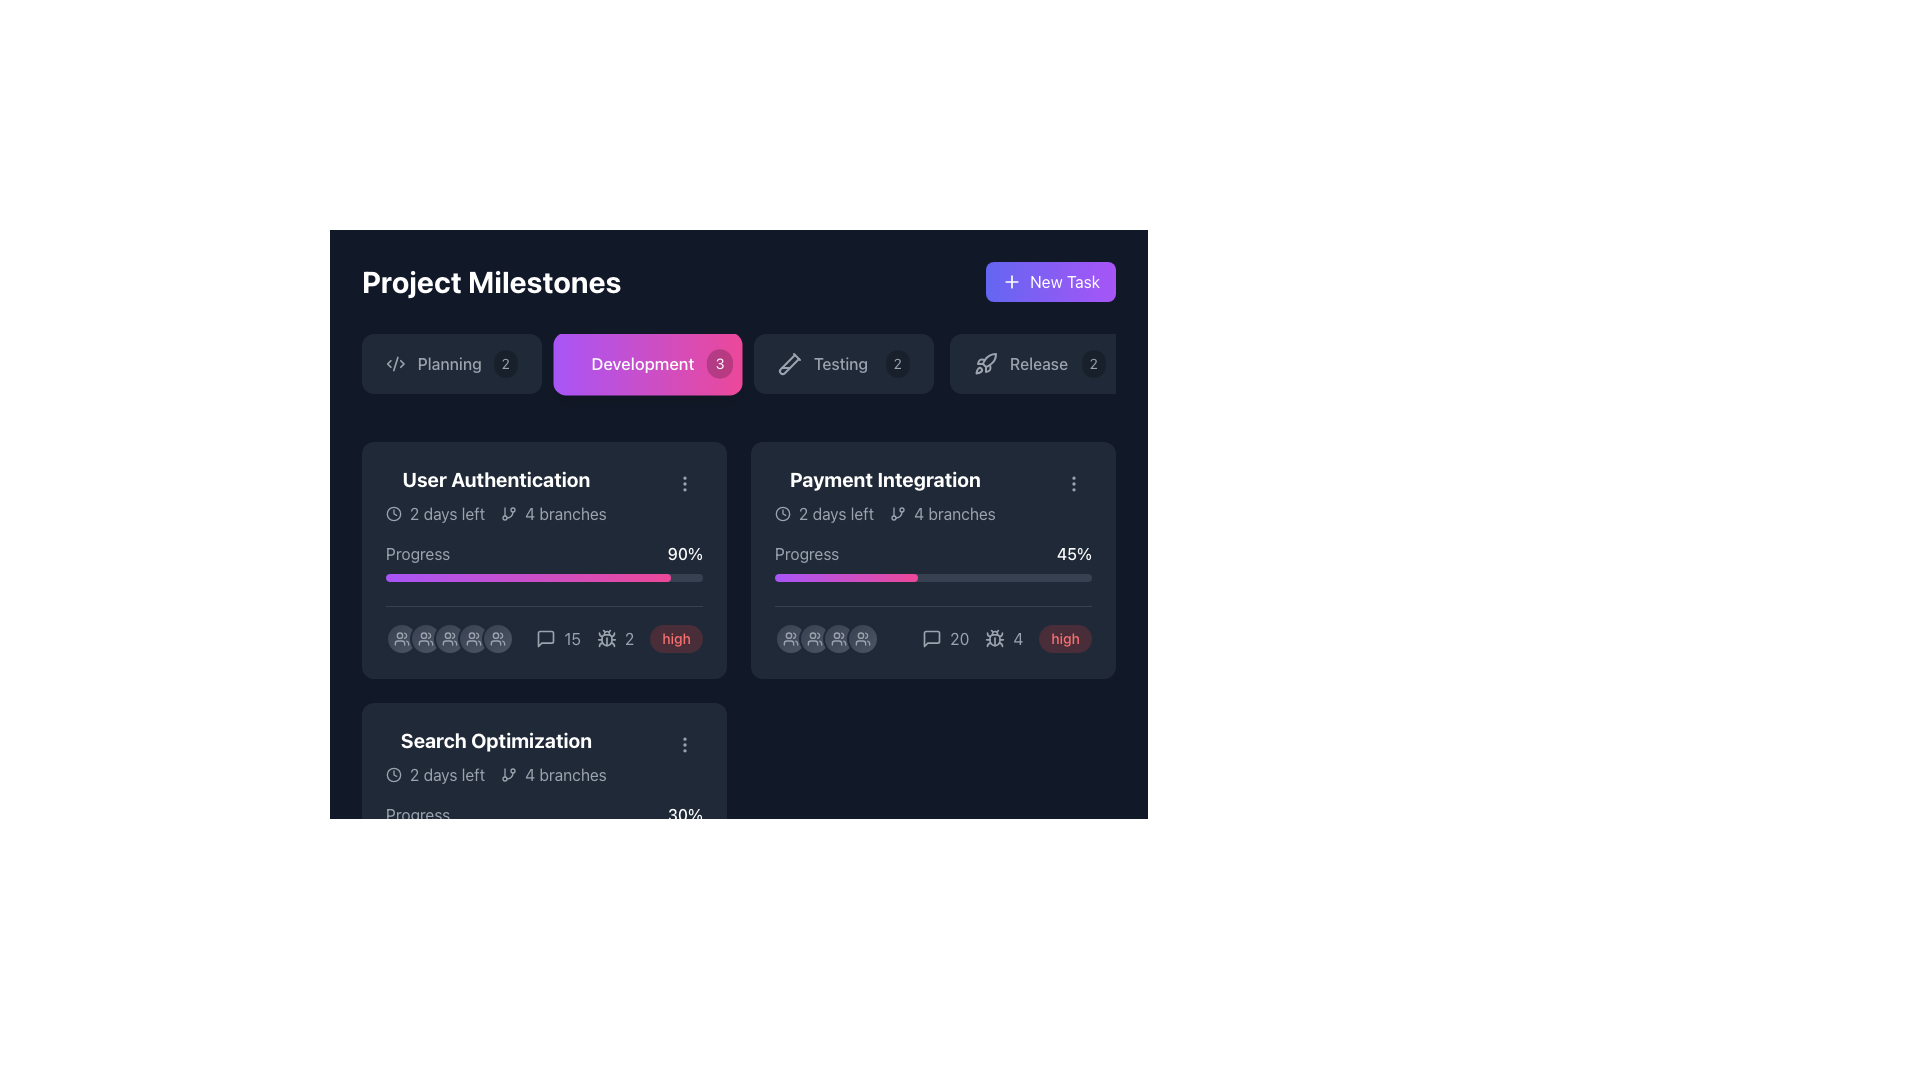 The width and height of the screenshot is (1920, 1080). What do you see at coordinates (932, 630) in the screenshot?
I see `iconography and associated numbers in the Data-display group that shows the text '204high', located in the 'Payment Integration' panel under the progress bar section` at bounding box center [932, 630].